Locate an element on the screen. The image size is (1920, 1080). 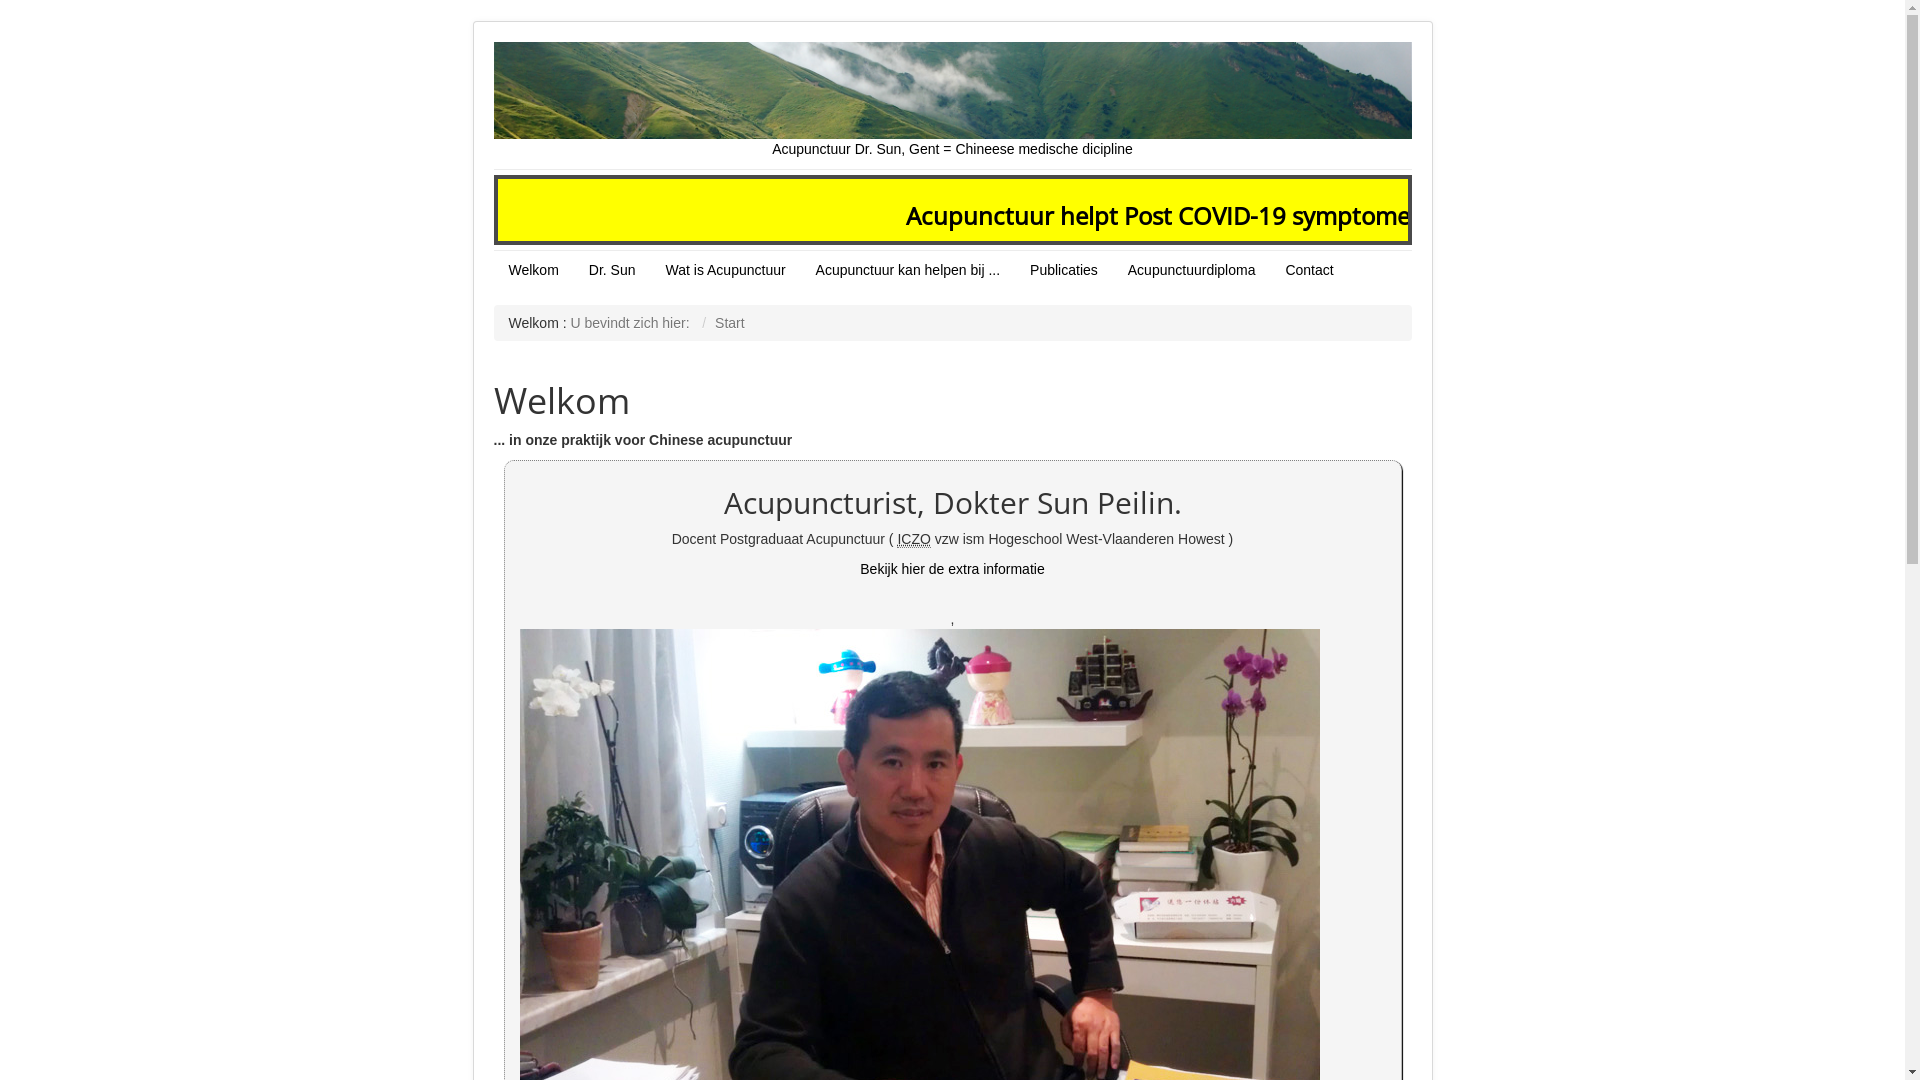
'Welkom' is located at coordinates (533, 270).